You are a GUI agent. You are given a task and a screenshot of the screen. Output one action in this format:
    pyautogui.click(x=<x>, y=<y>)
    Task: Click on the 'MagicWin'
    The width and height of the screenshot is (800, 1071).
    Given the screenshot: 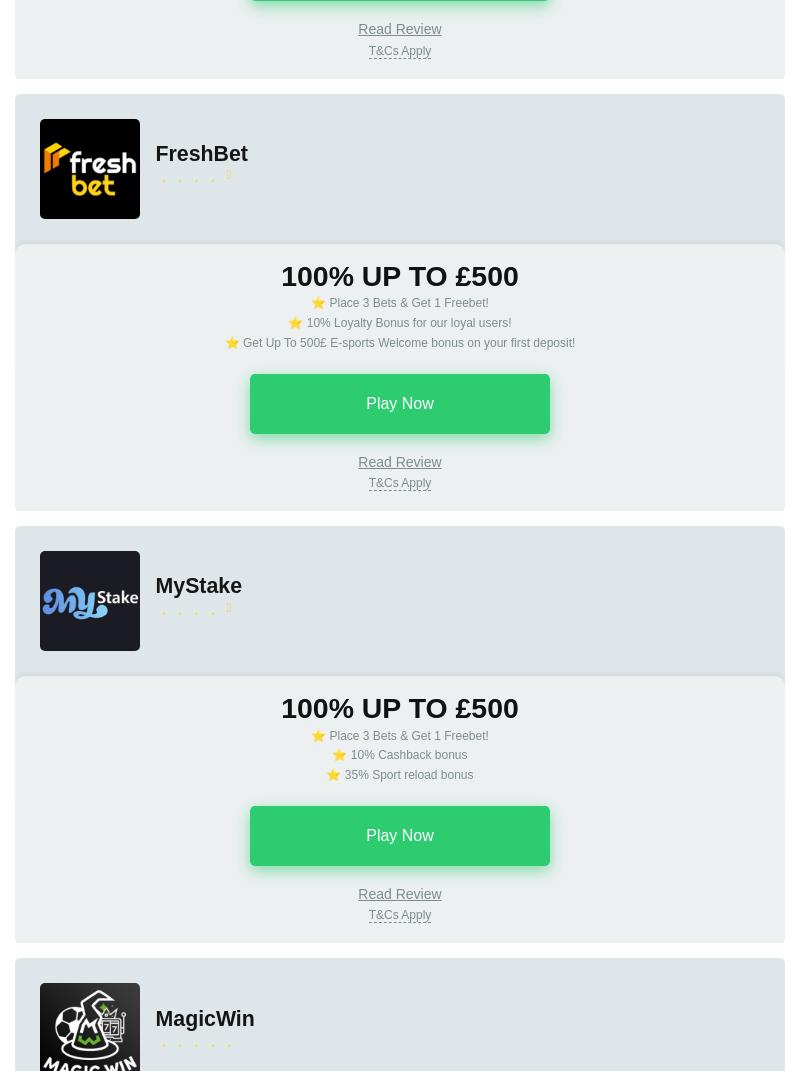 What is the action you would take?
    pyautogui.click(x=204, y=1017)
    